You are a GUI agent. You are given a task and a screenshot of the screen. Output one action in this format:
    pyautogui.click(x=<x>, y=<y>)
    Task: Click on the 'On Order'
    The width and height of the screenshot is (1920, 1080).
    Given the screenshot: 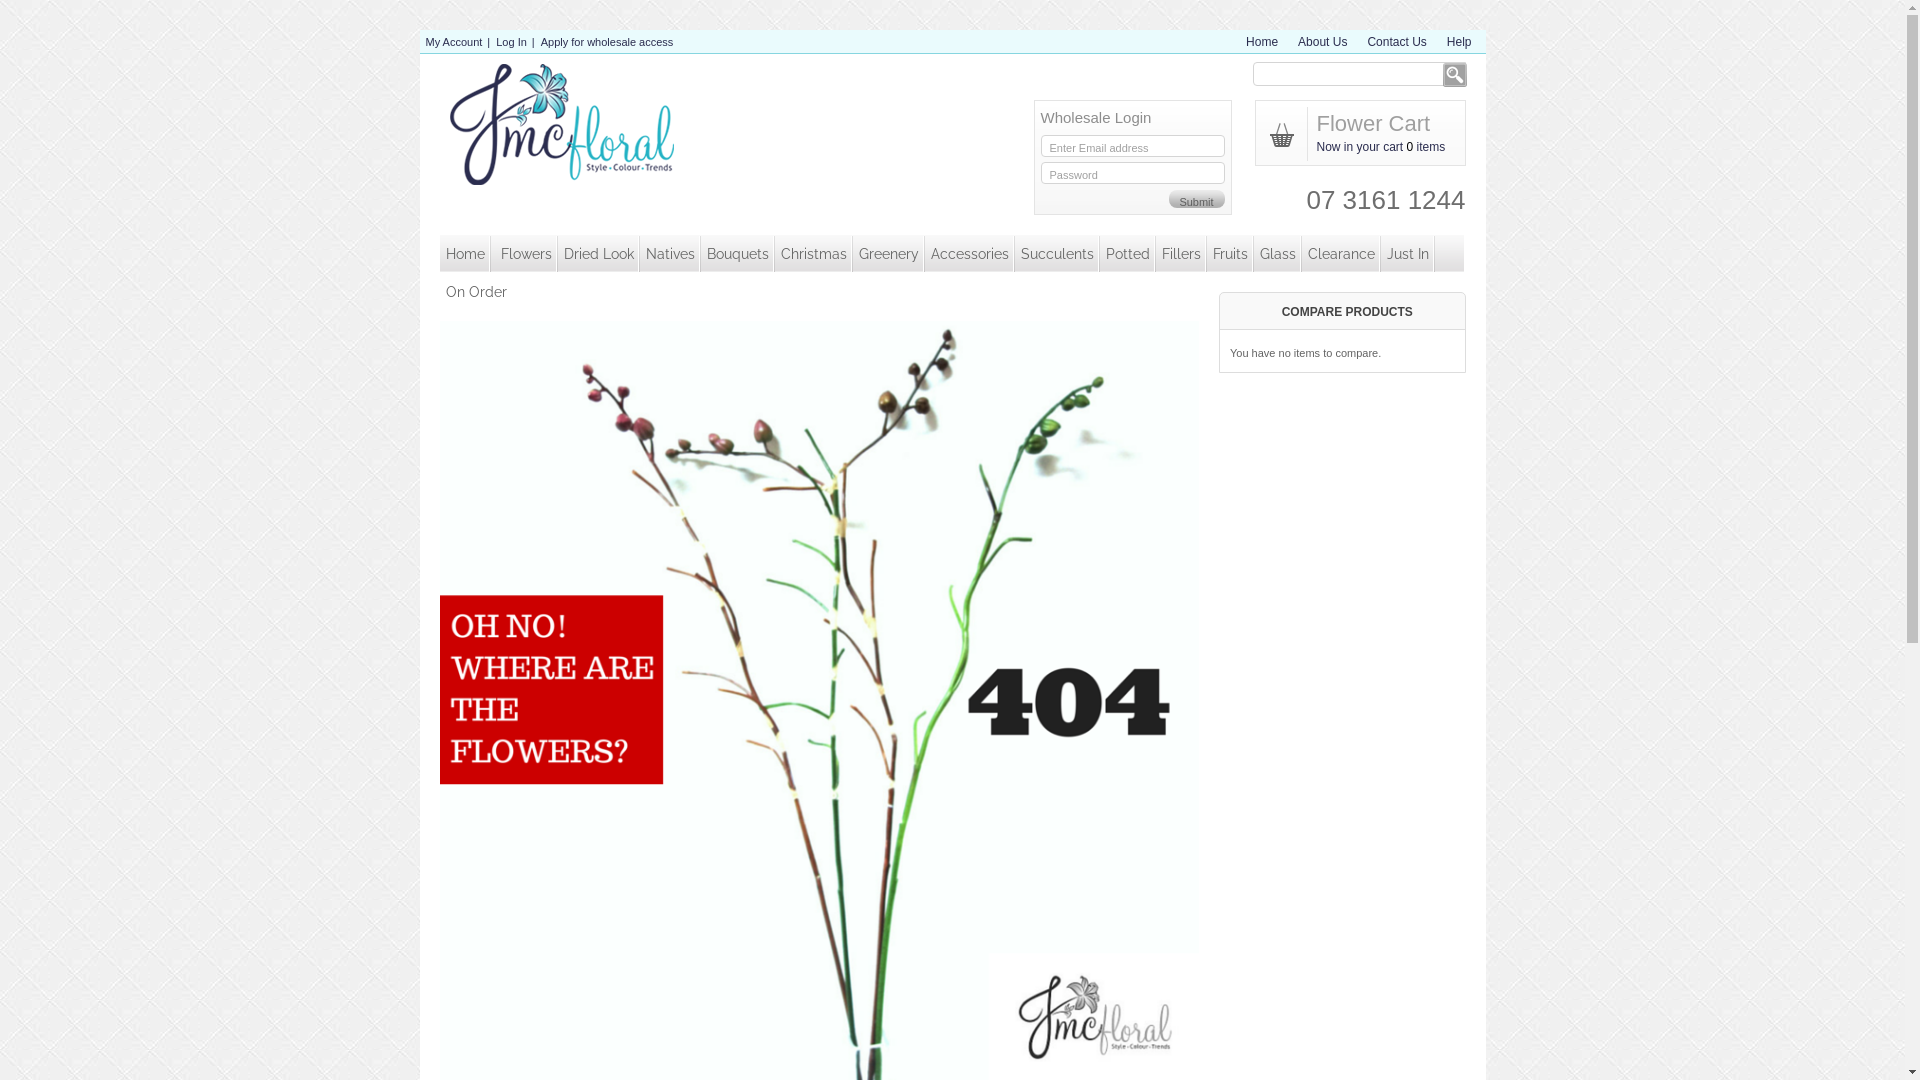 What is the action you would take?
    pyautogui.click(x=475, y=292)
    